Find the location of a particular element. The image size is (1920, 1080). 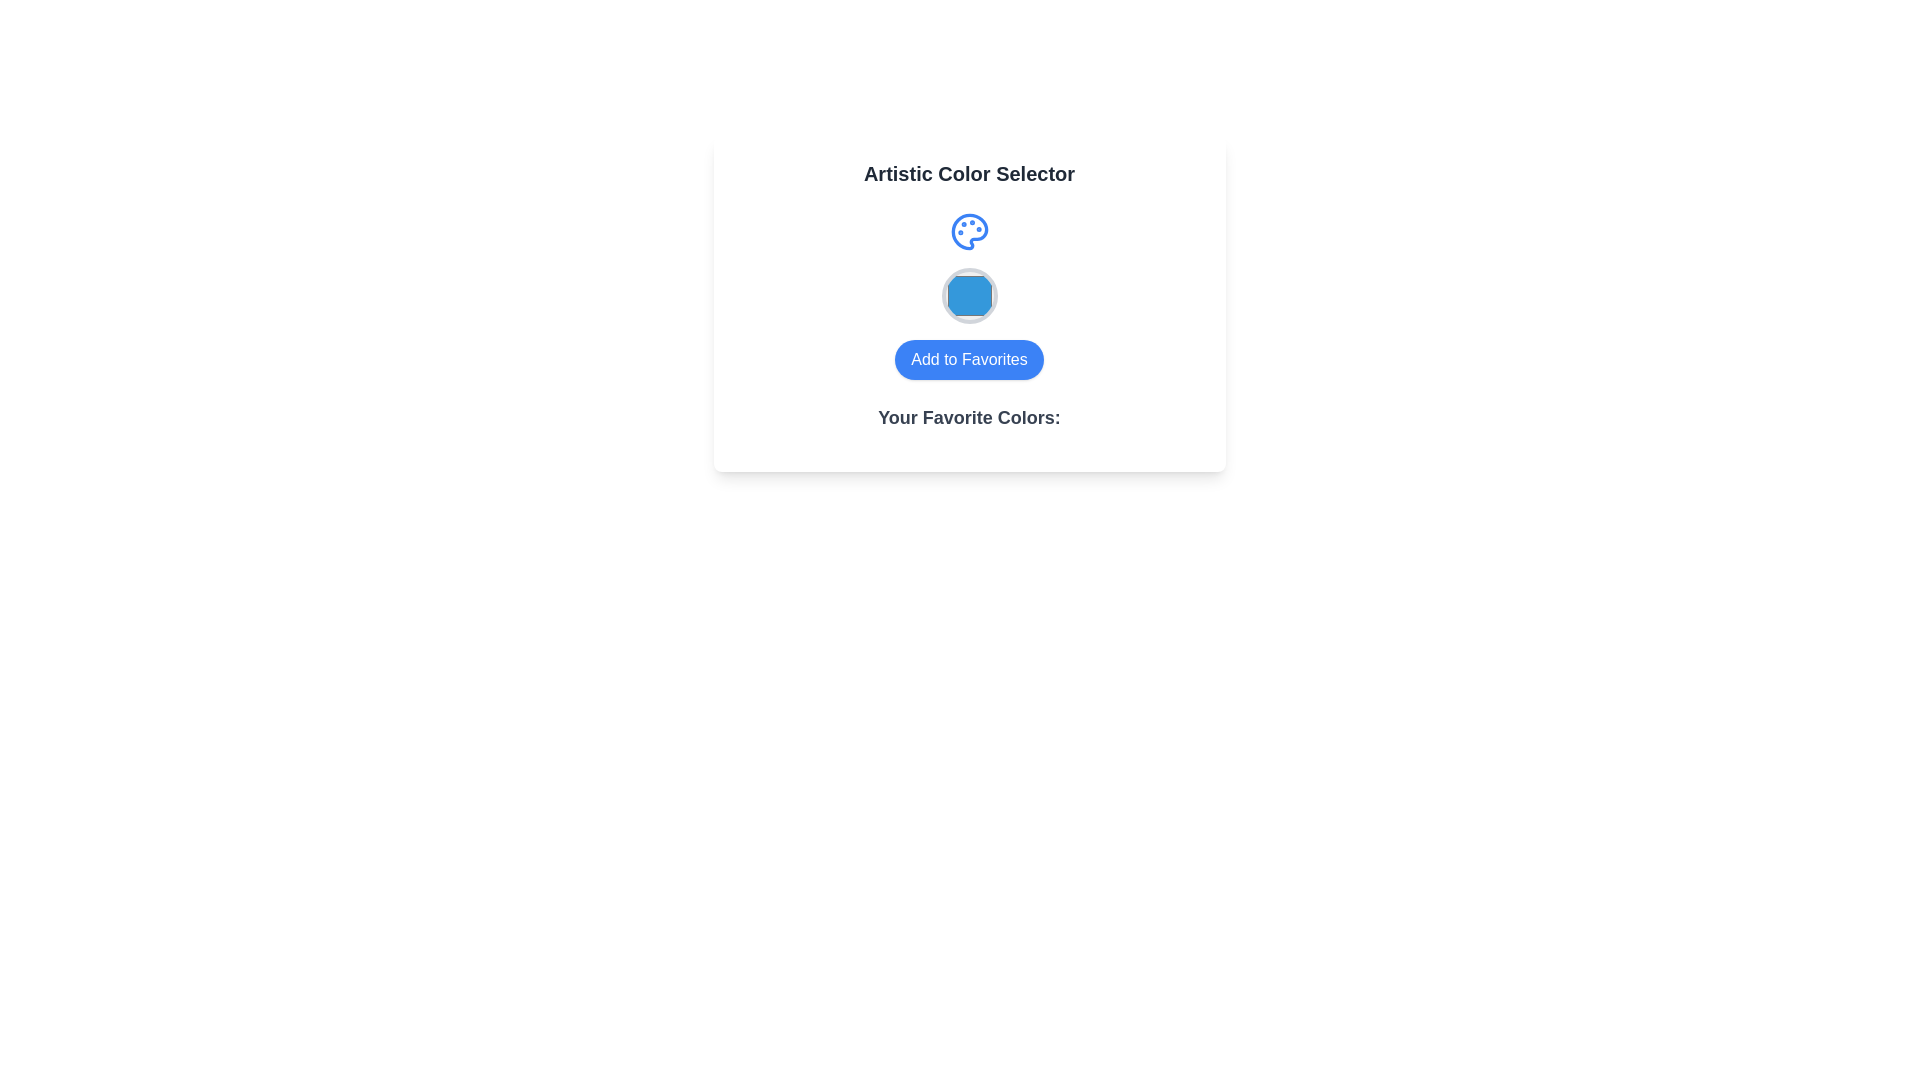

text label located at the bottom of the UI card, which serves as a header for the color selection section, positioned directly underneath the 'Add to Favorites' button is located at coordinates (969, 424).